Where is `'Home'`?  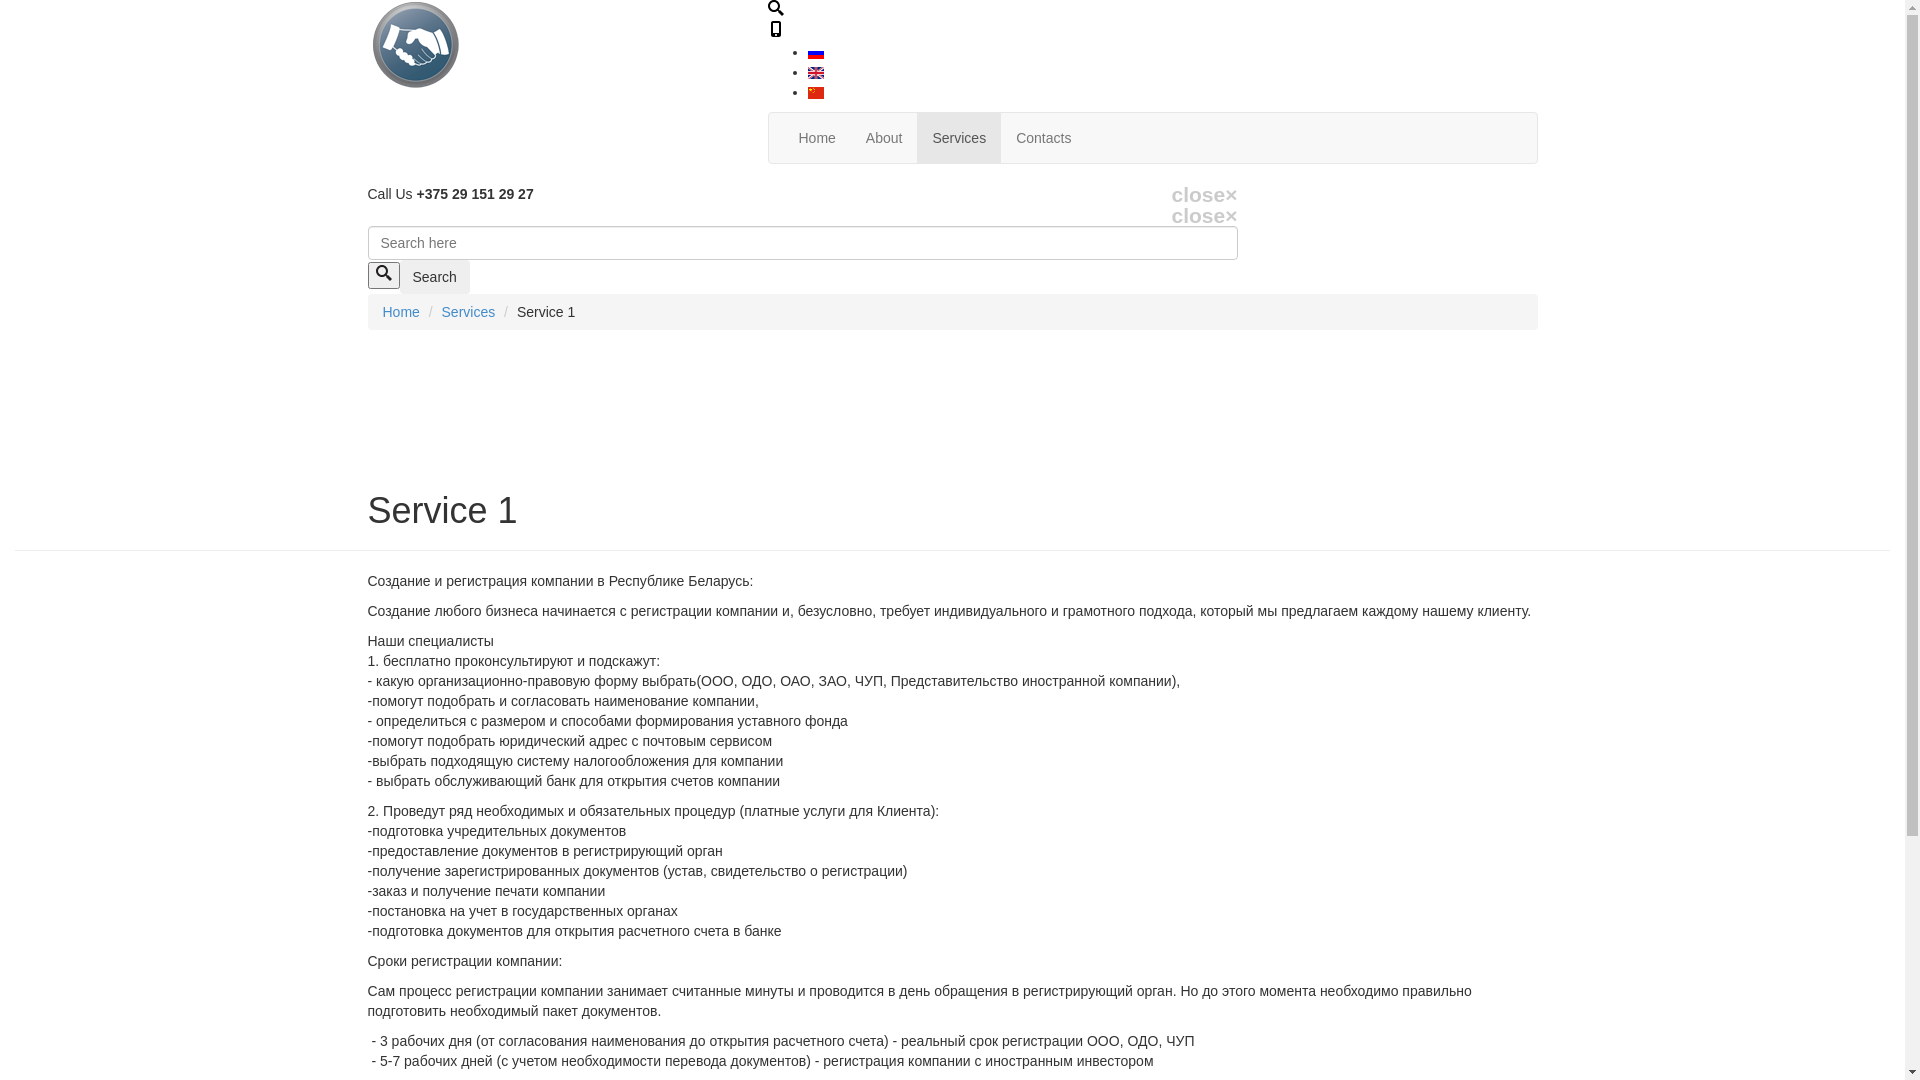 'Home' is located at coordinates (382, 312).